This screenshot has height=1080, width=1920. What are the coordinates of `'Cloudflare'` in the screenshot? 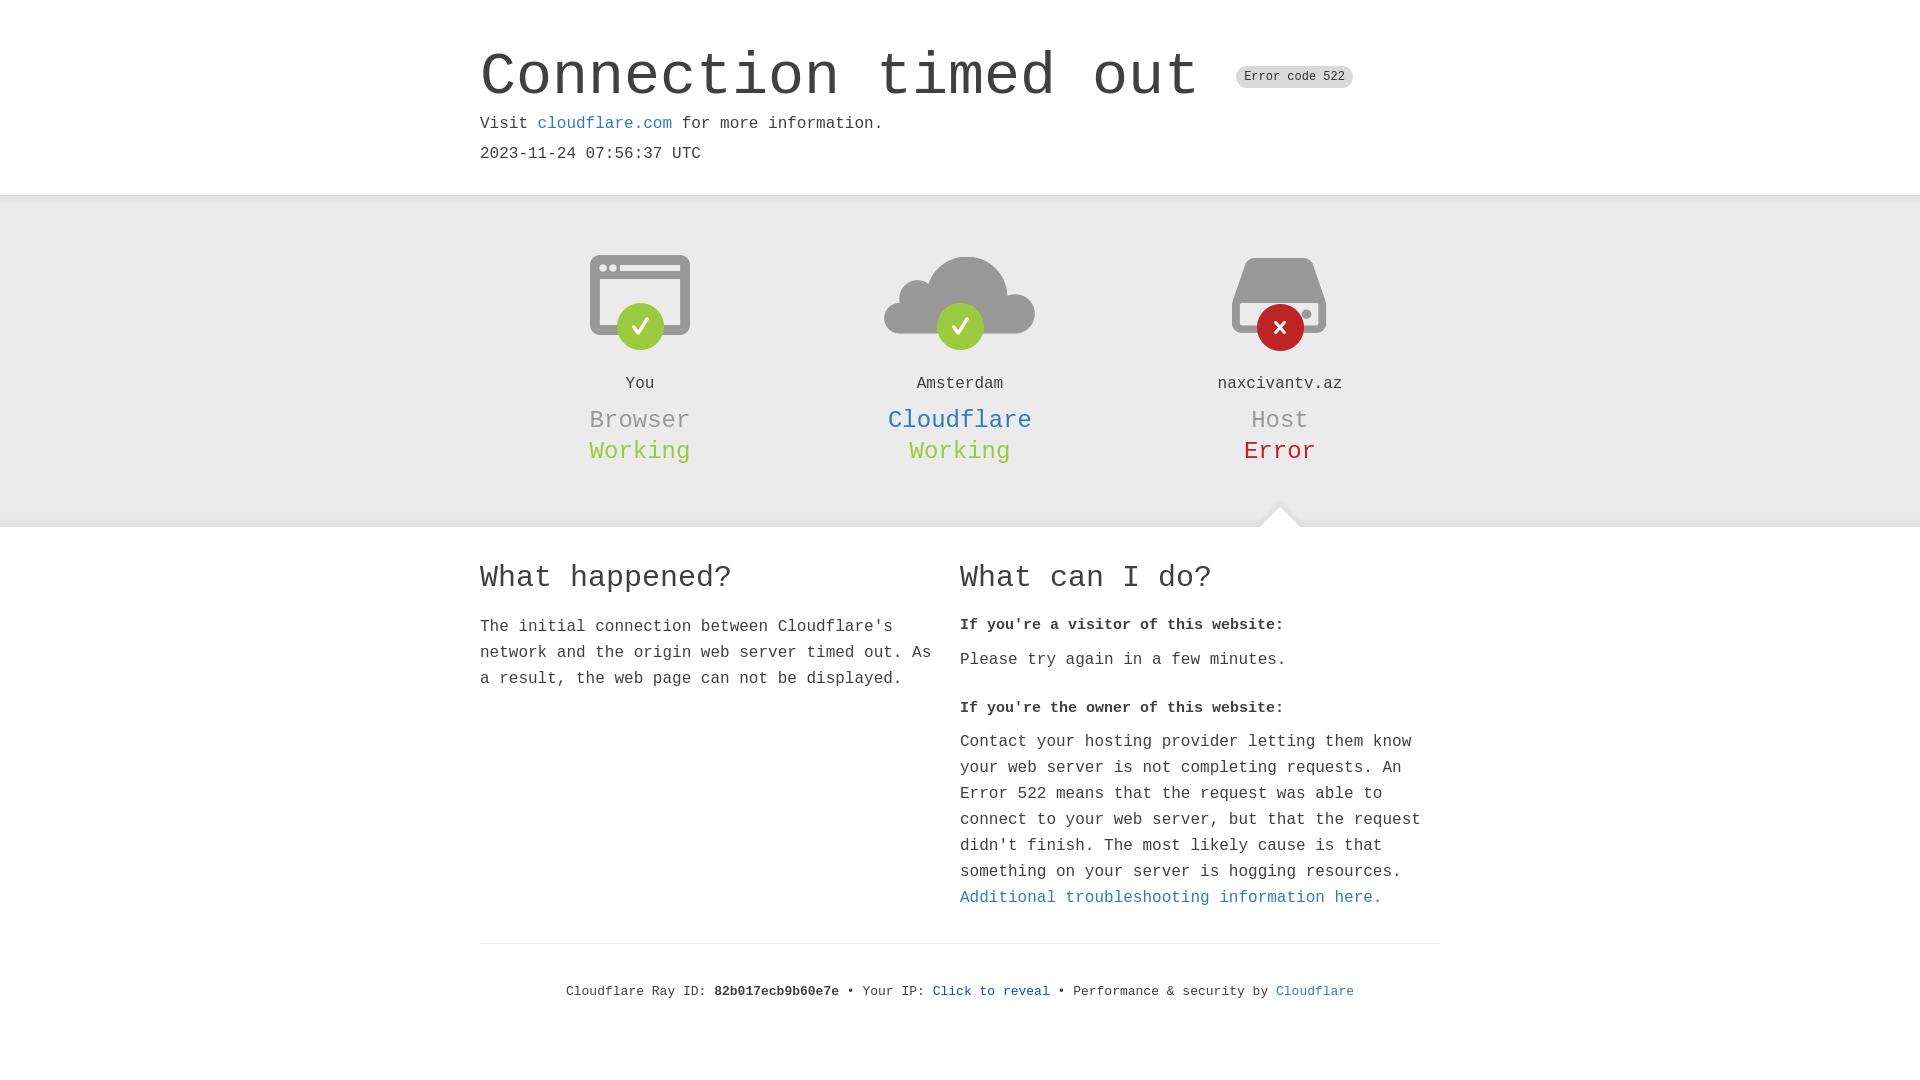 It's located at (960, 419).